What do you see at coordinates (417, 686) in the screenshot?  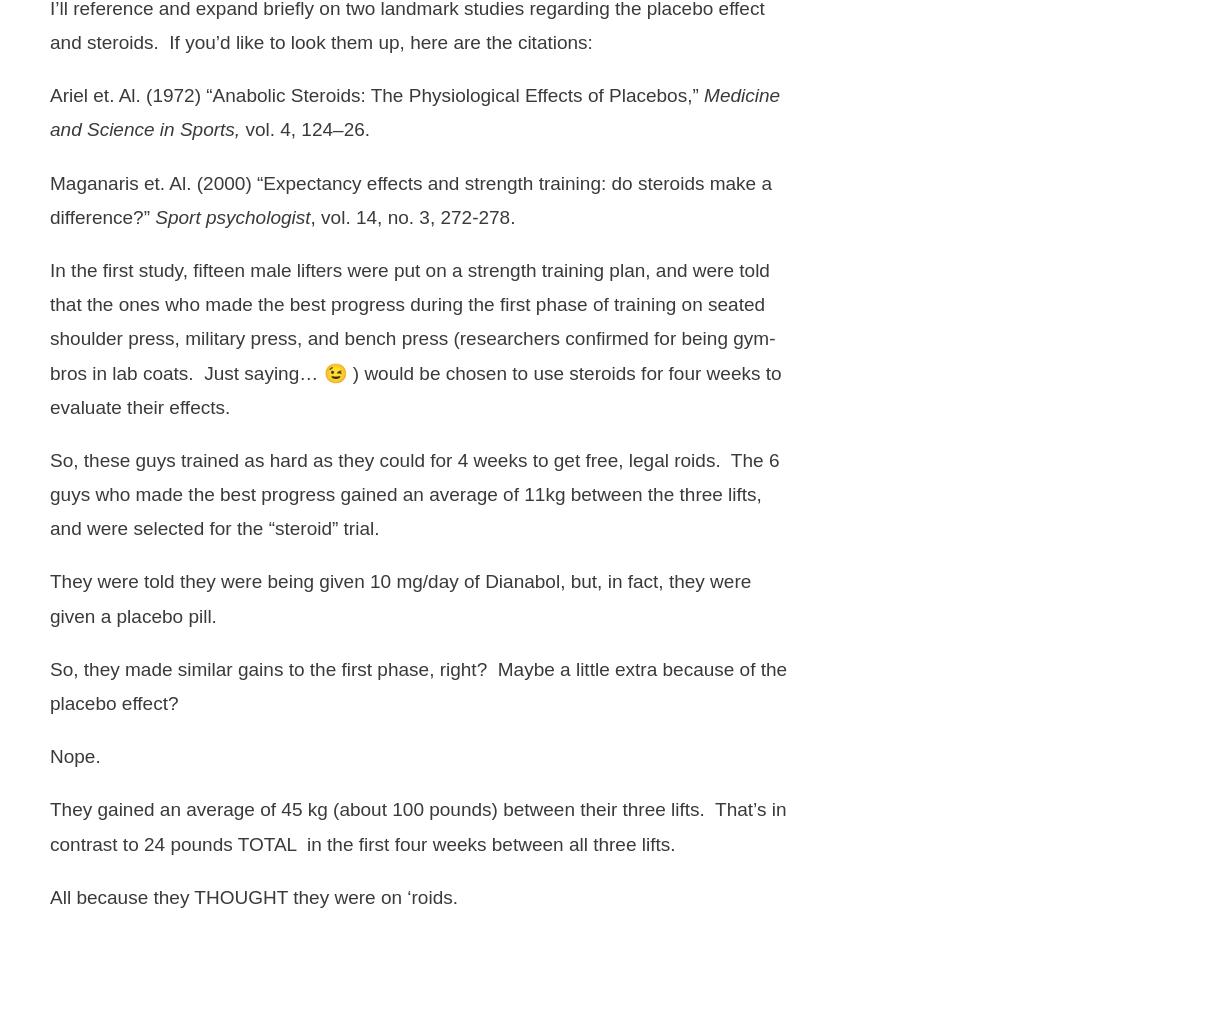 I see `'So, they made similar gains to the first phase, right?  Maybe a little extra because of the placebo effect?'` at bounding box center [417, 686].